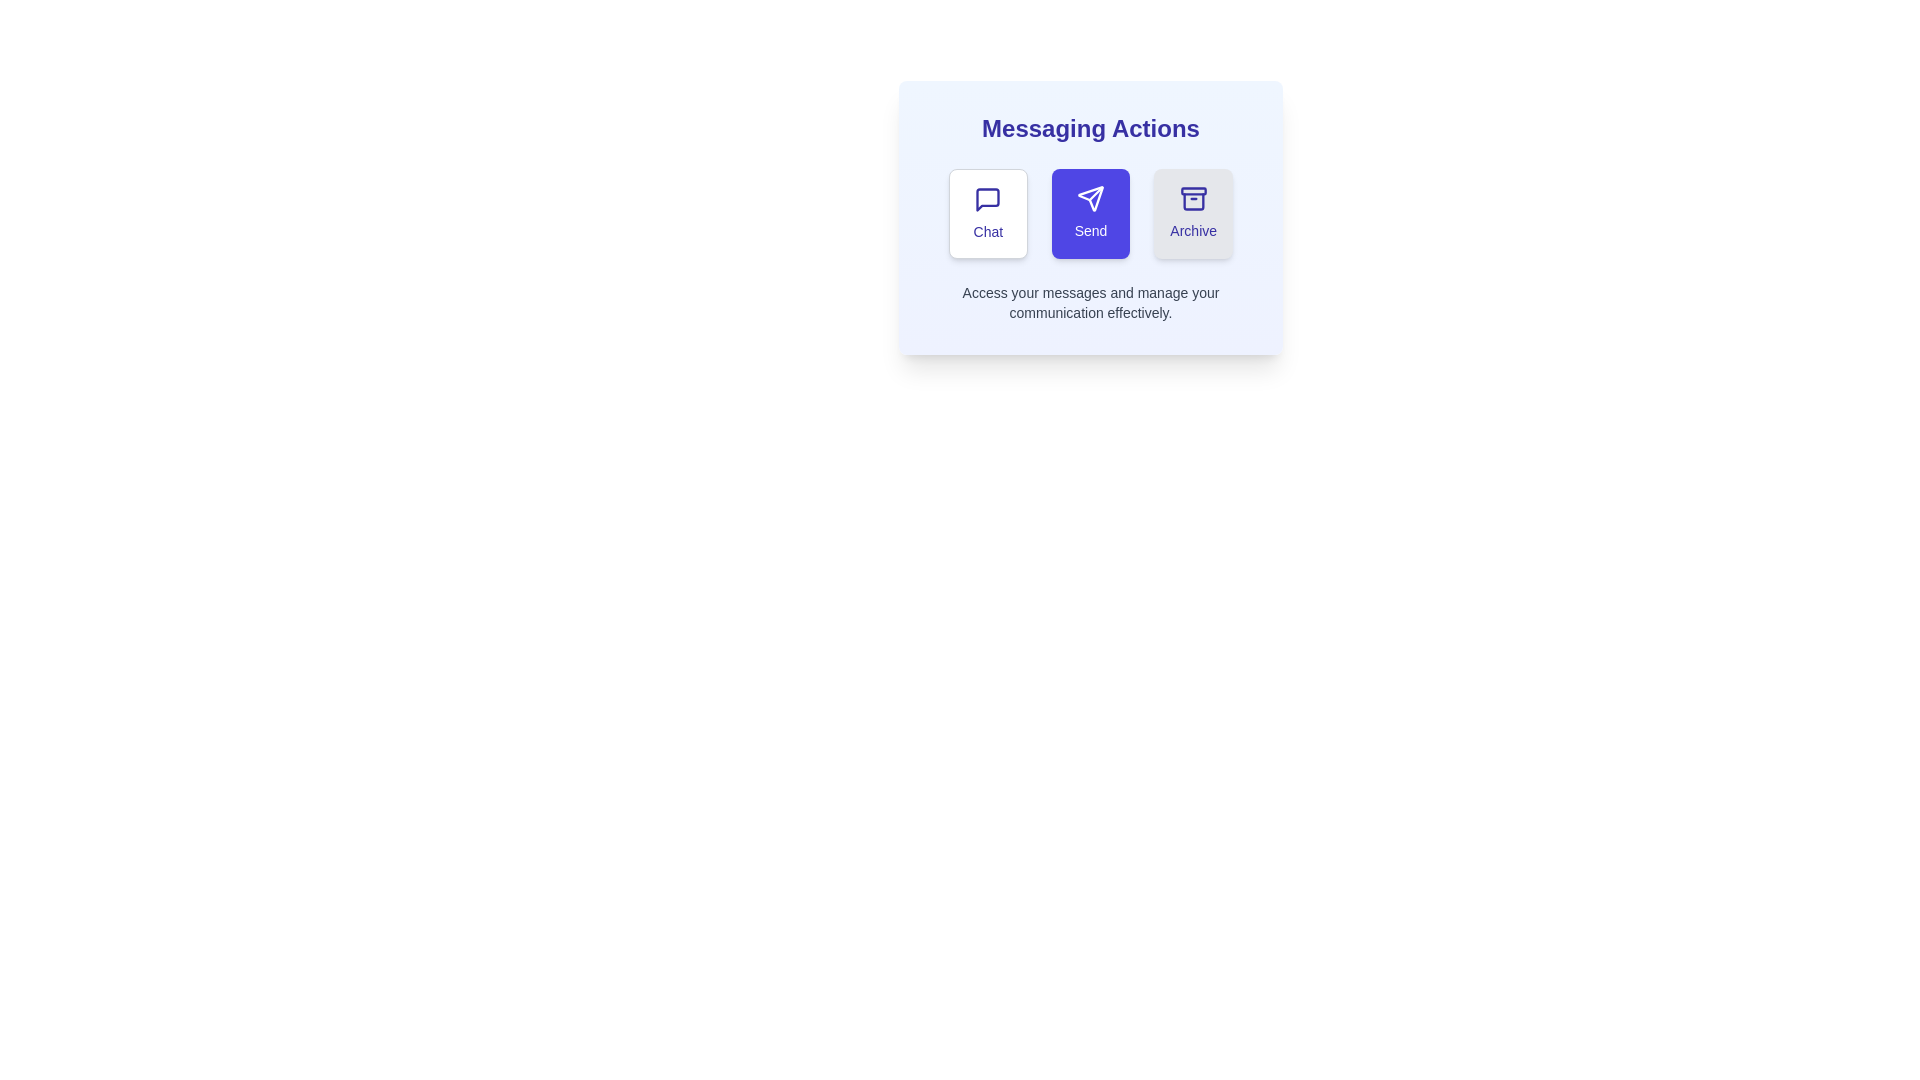 The image size is (1920, 1080). I want to click on the Text Label styled in 'Chat' font located below the chat bubble icon, part of the leftmost button in a row of three buttons, so click(988, 230).